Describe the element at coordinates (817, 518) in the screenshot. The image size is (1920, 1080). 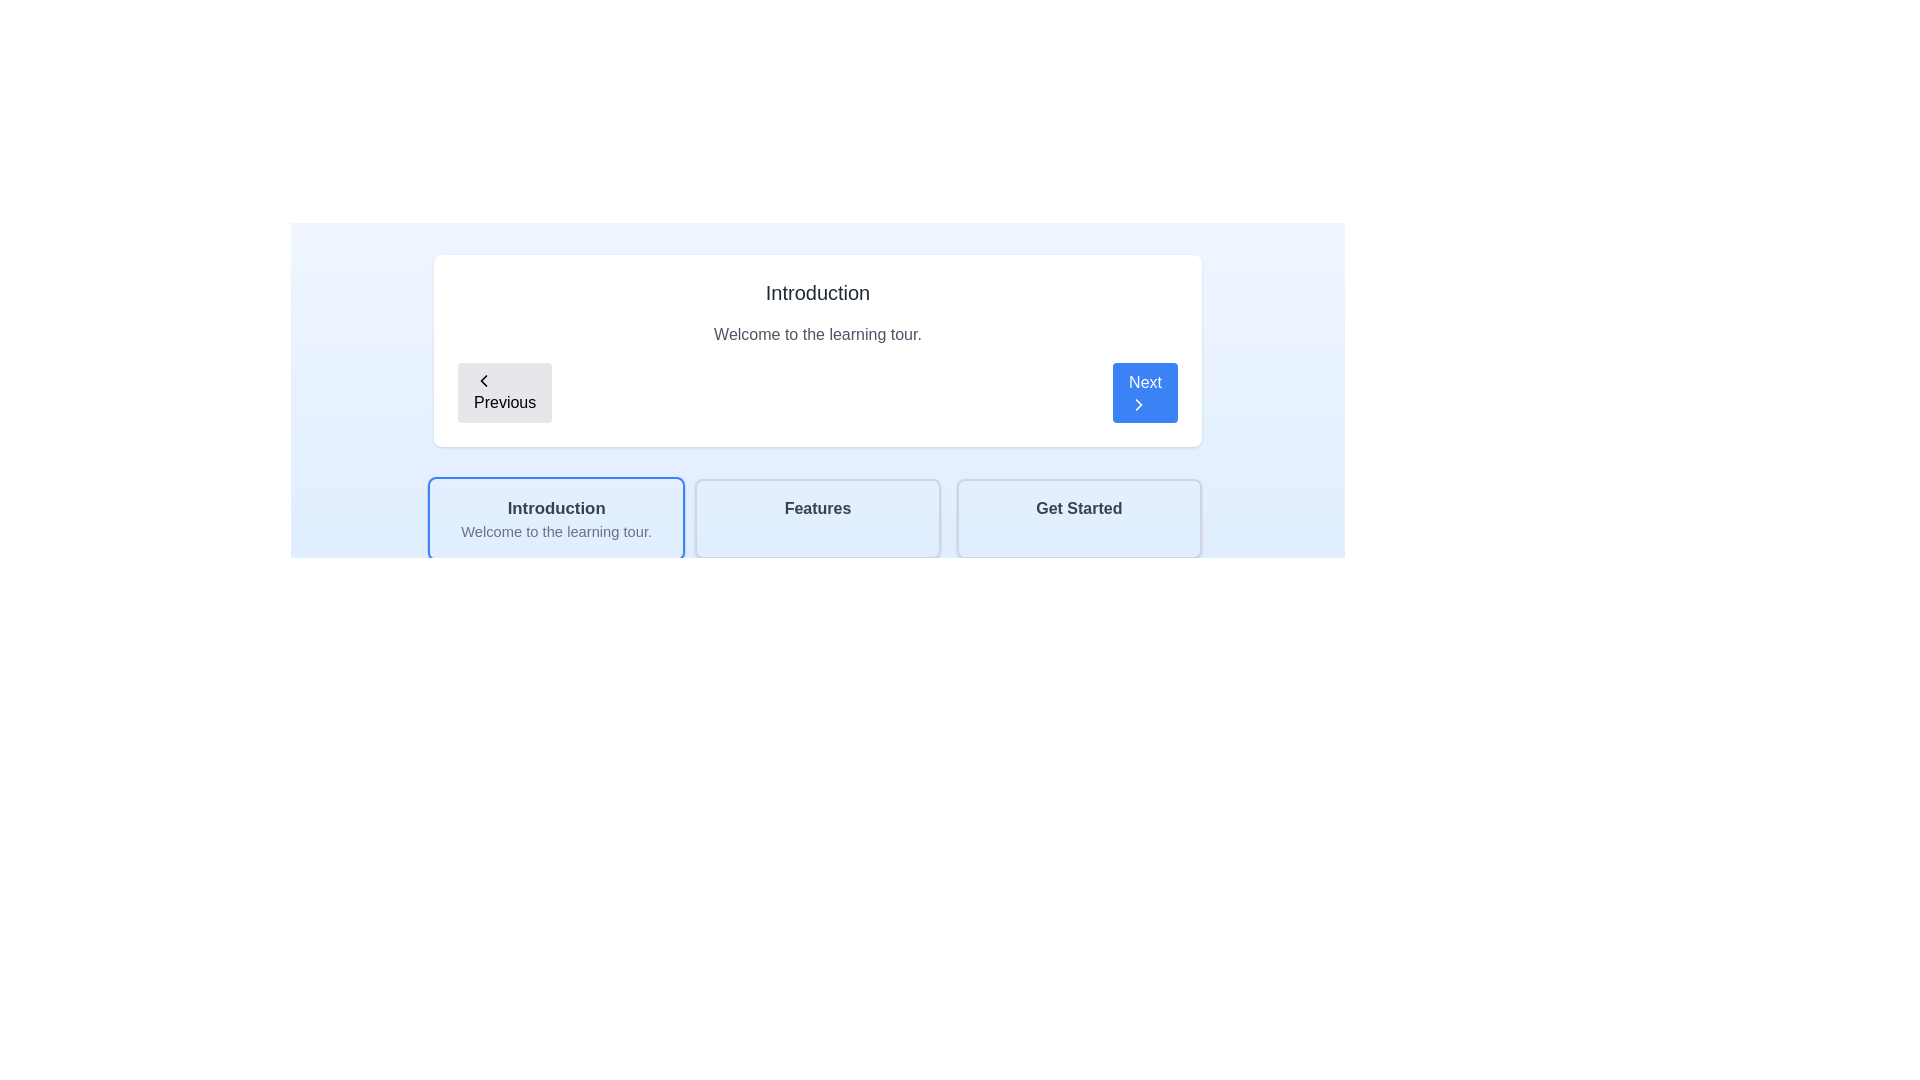
I see `the 'Features' button, which is a rectangular button with rounded corners, located between the 'Introduction' and 'Get Started' buttons` at that location.